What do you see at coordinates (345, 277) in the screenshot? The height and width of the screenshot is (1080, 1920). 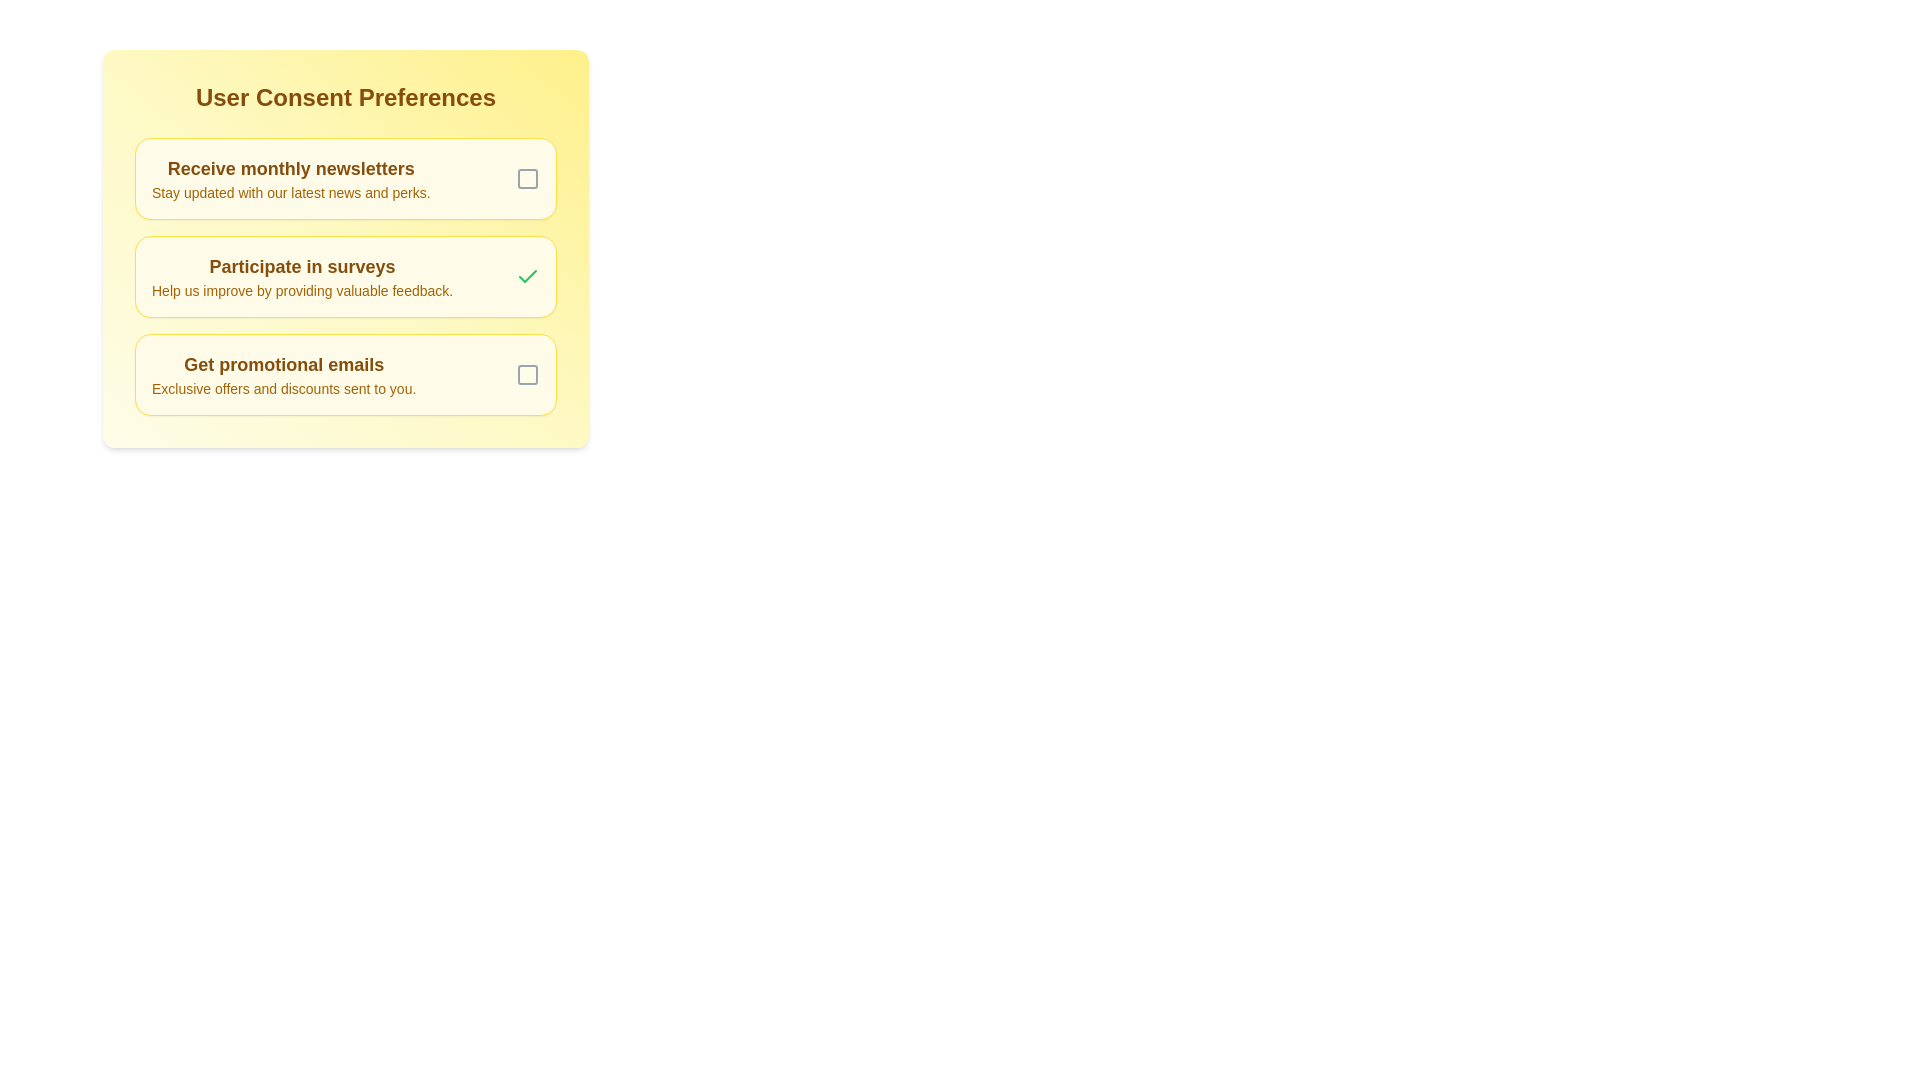 I see `the checkbox on the second informative card that allows users to provide feedback by participating in surveys` at bounding box center [345, 277].